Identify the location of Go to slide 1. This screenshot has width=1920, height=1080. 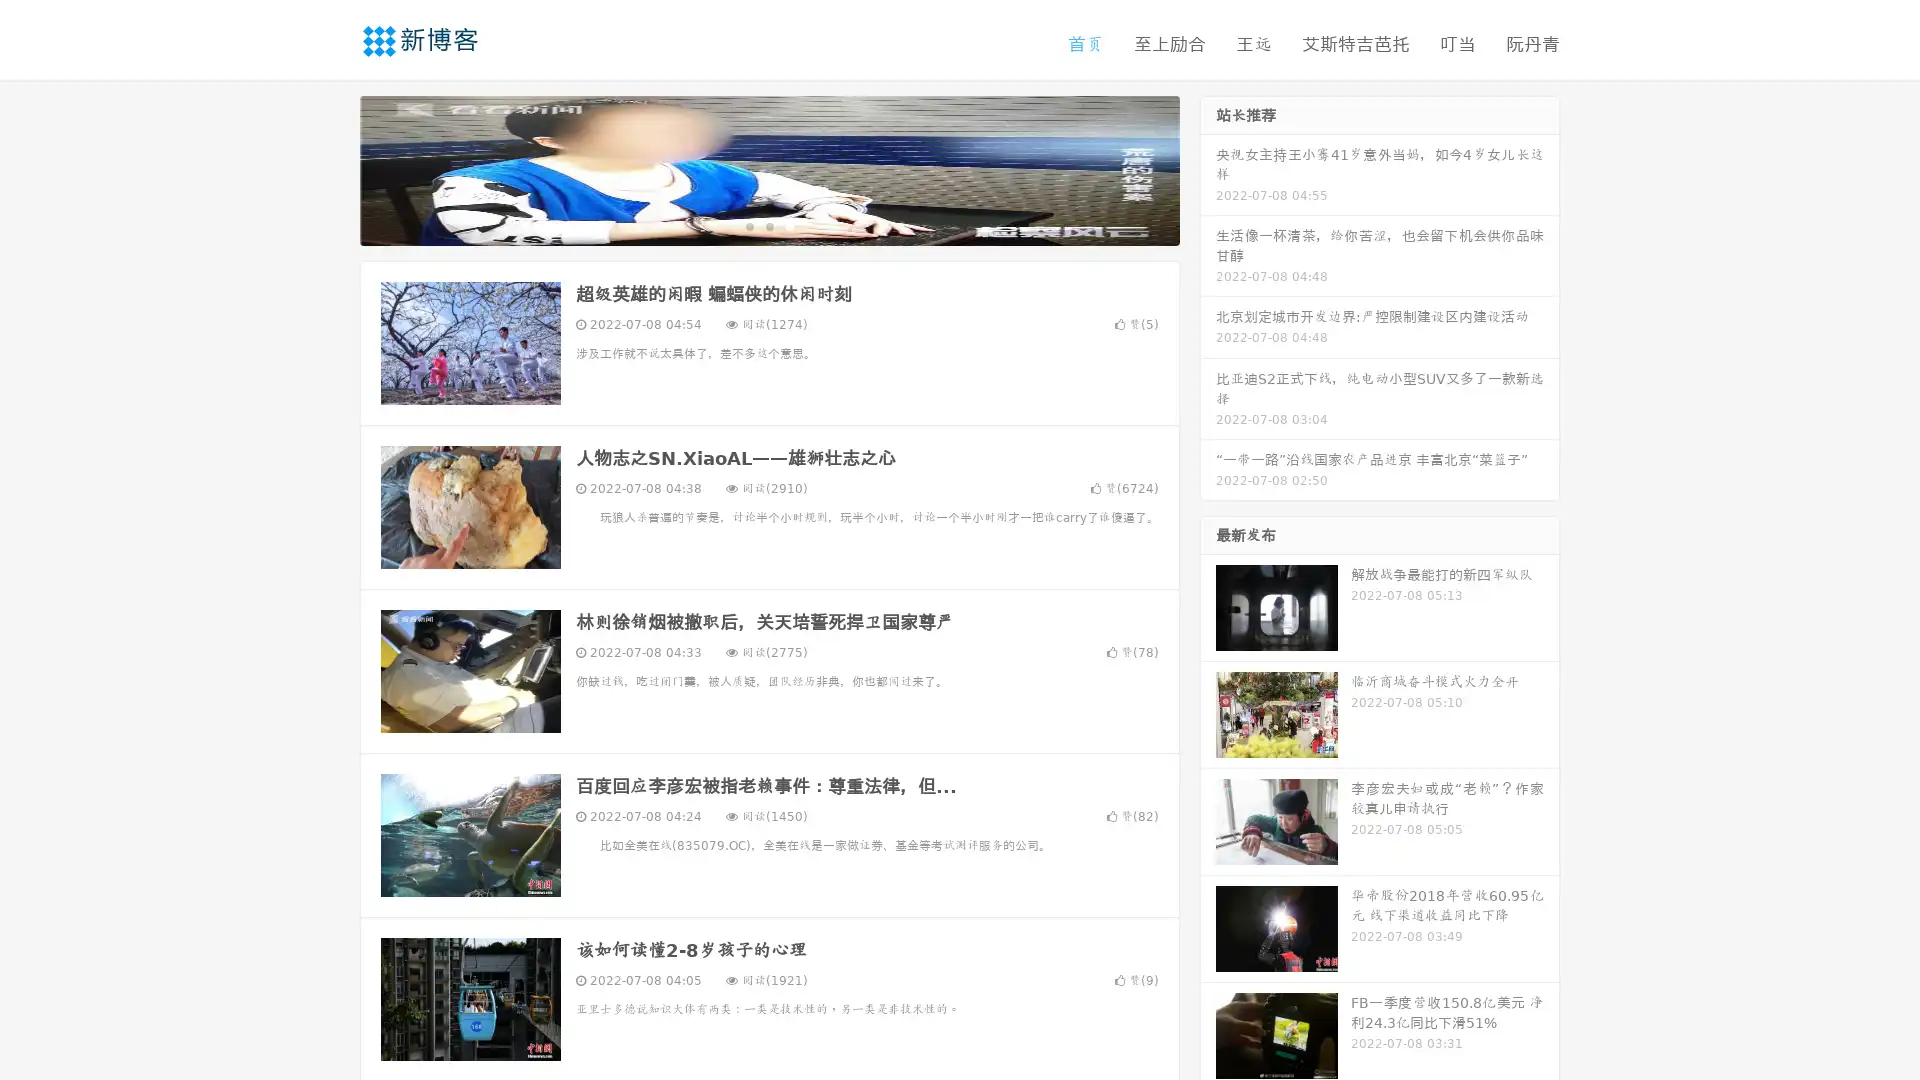
(748, 225).